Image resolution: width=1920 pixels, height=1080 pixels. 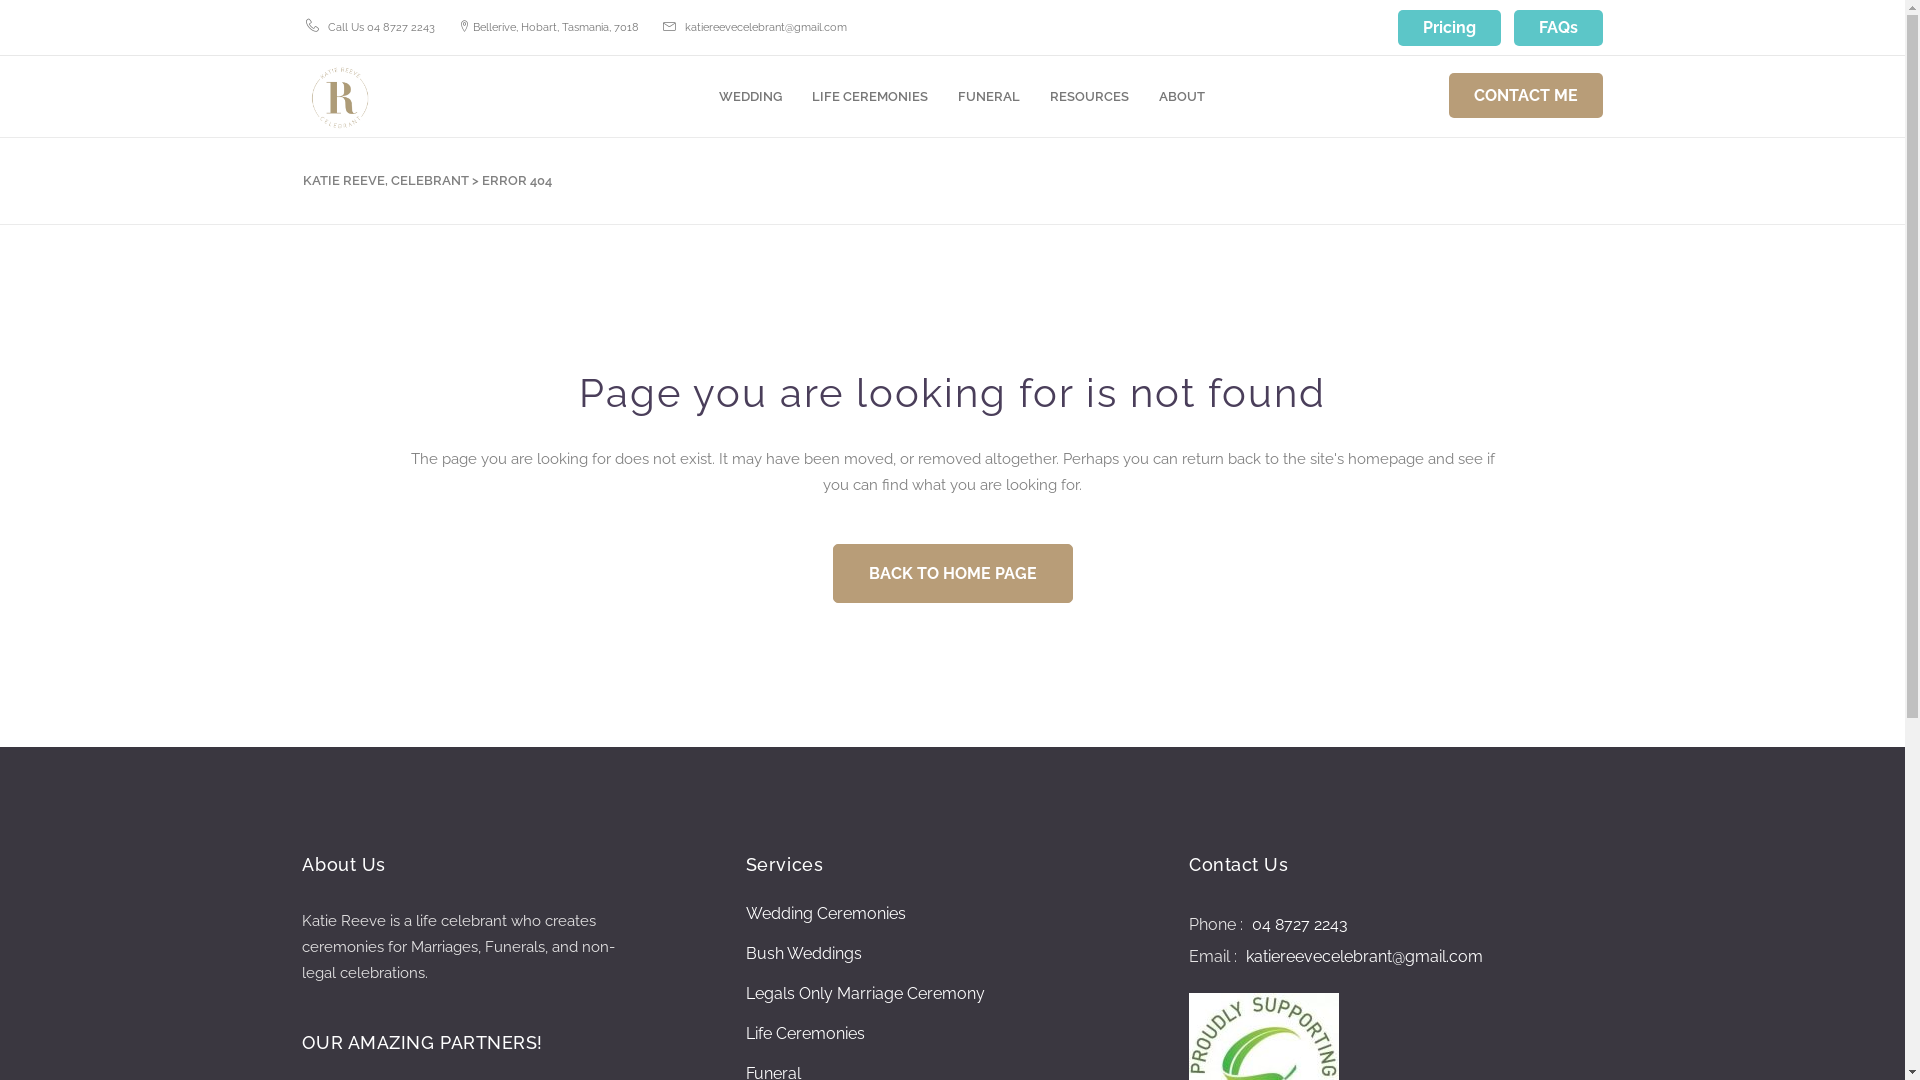 I want to click on 'Legals Only Marriage Ceremony', so click(x=865, y=994).